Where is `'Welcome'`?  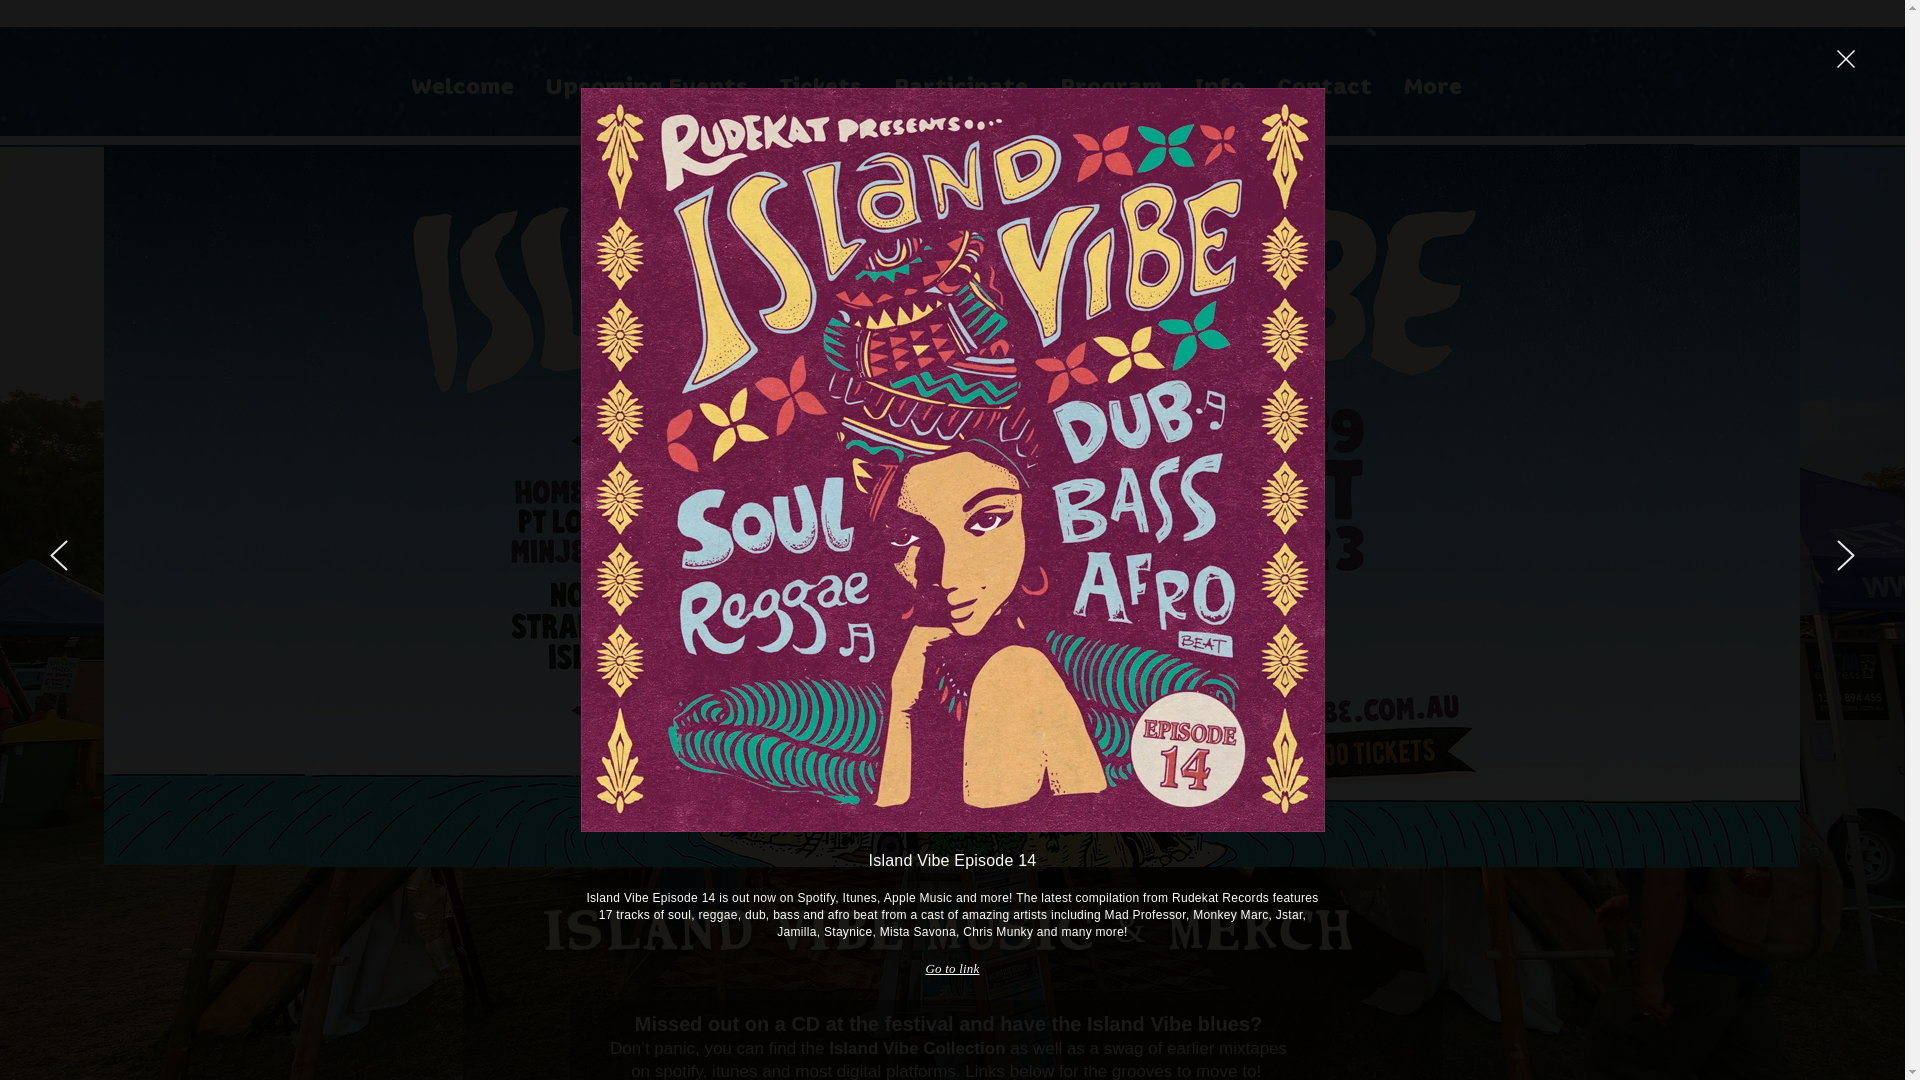
'Welcome' is located at coordinates (460, 84).